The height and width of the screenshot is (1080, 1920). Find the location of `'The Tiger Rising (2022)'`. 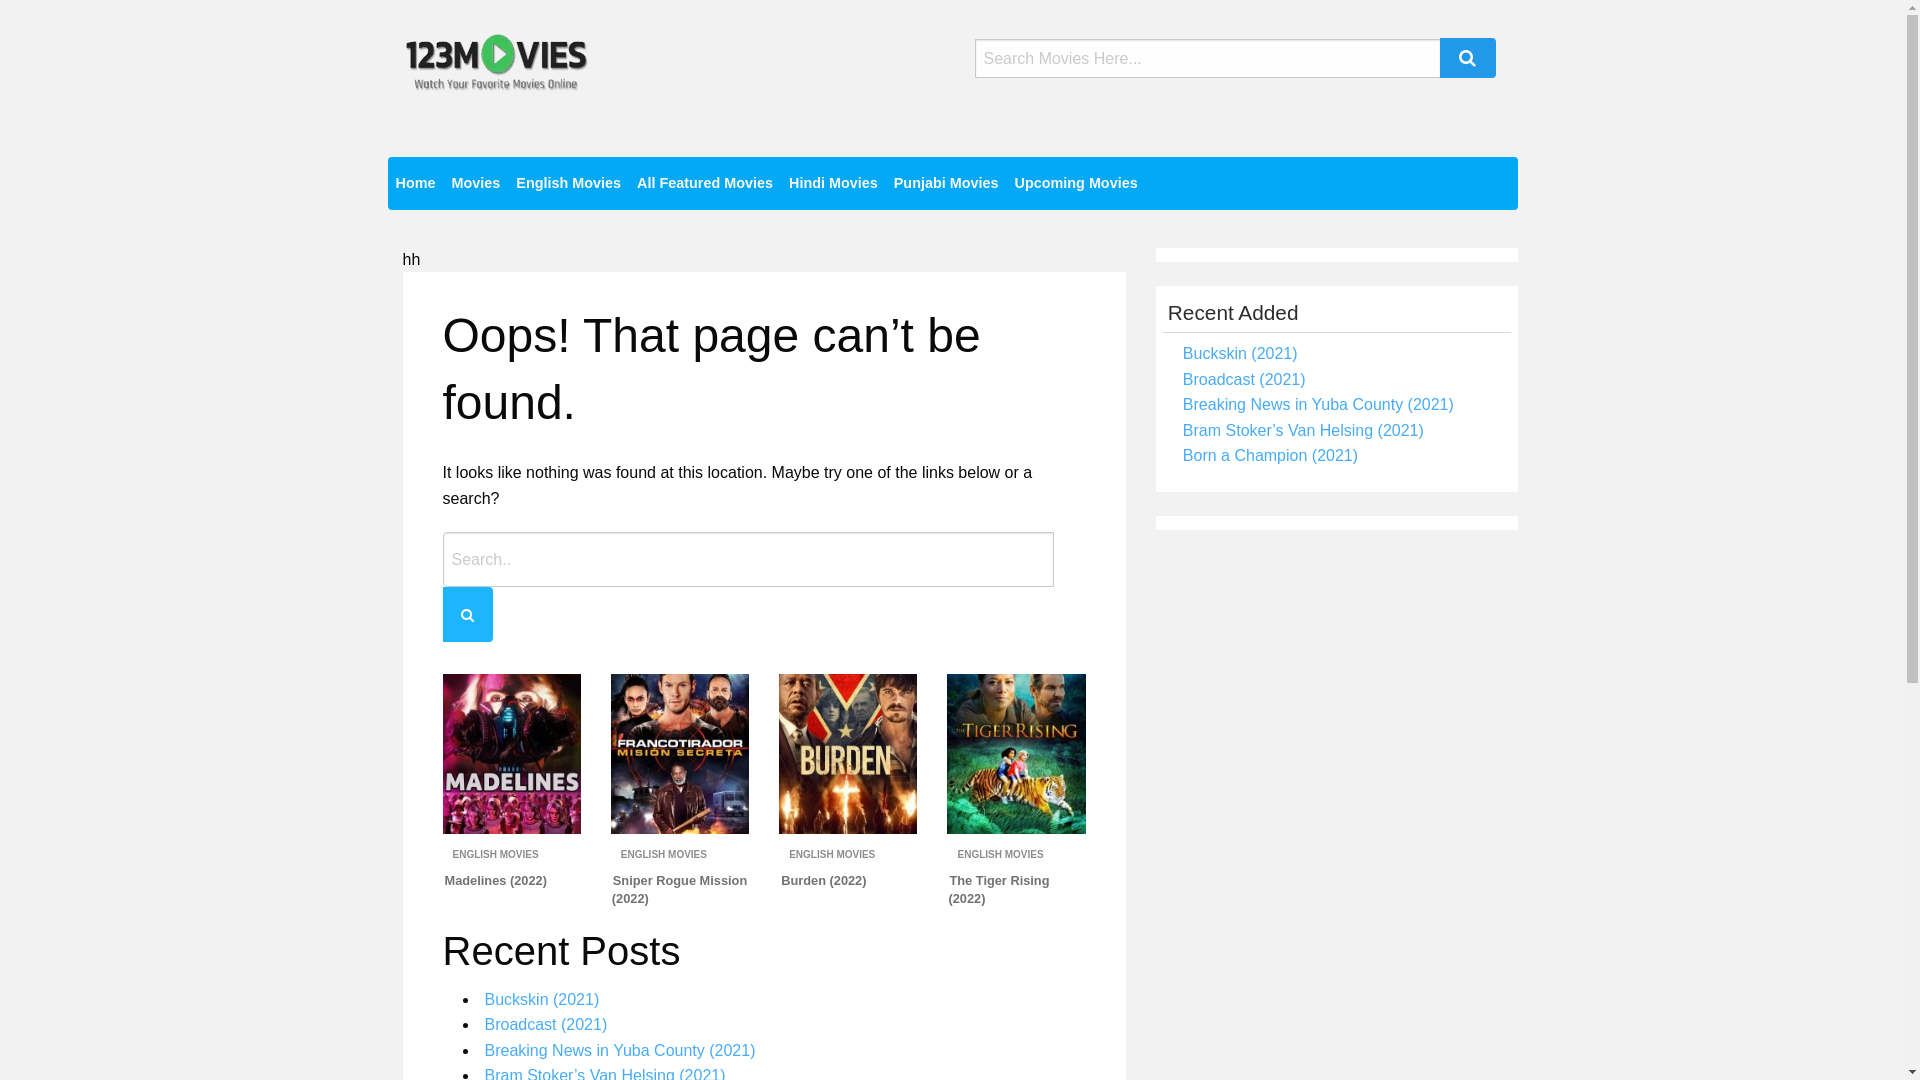

'The Tiger Rising (2022)' is located at coordinates (998, 888).